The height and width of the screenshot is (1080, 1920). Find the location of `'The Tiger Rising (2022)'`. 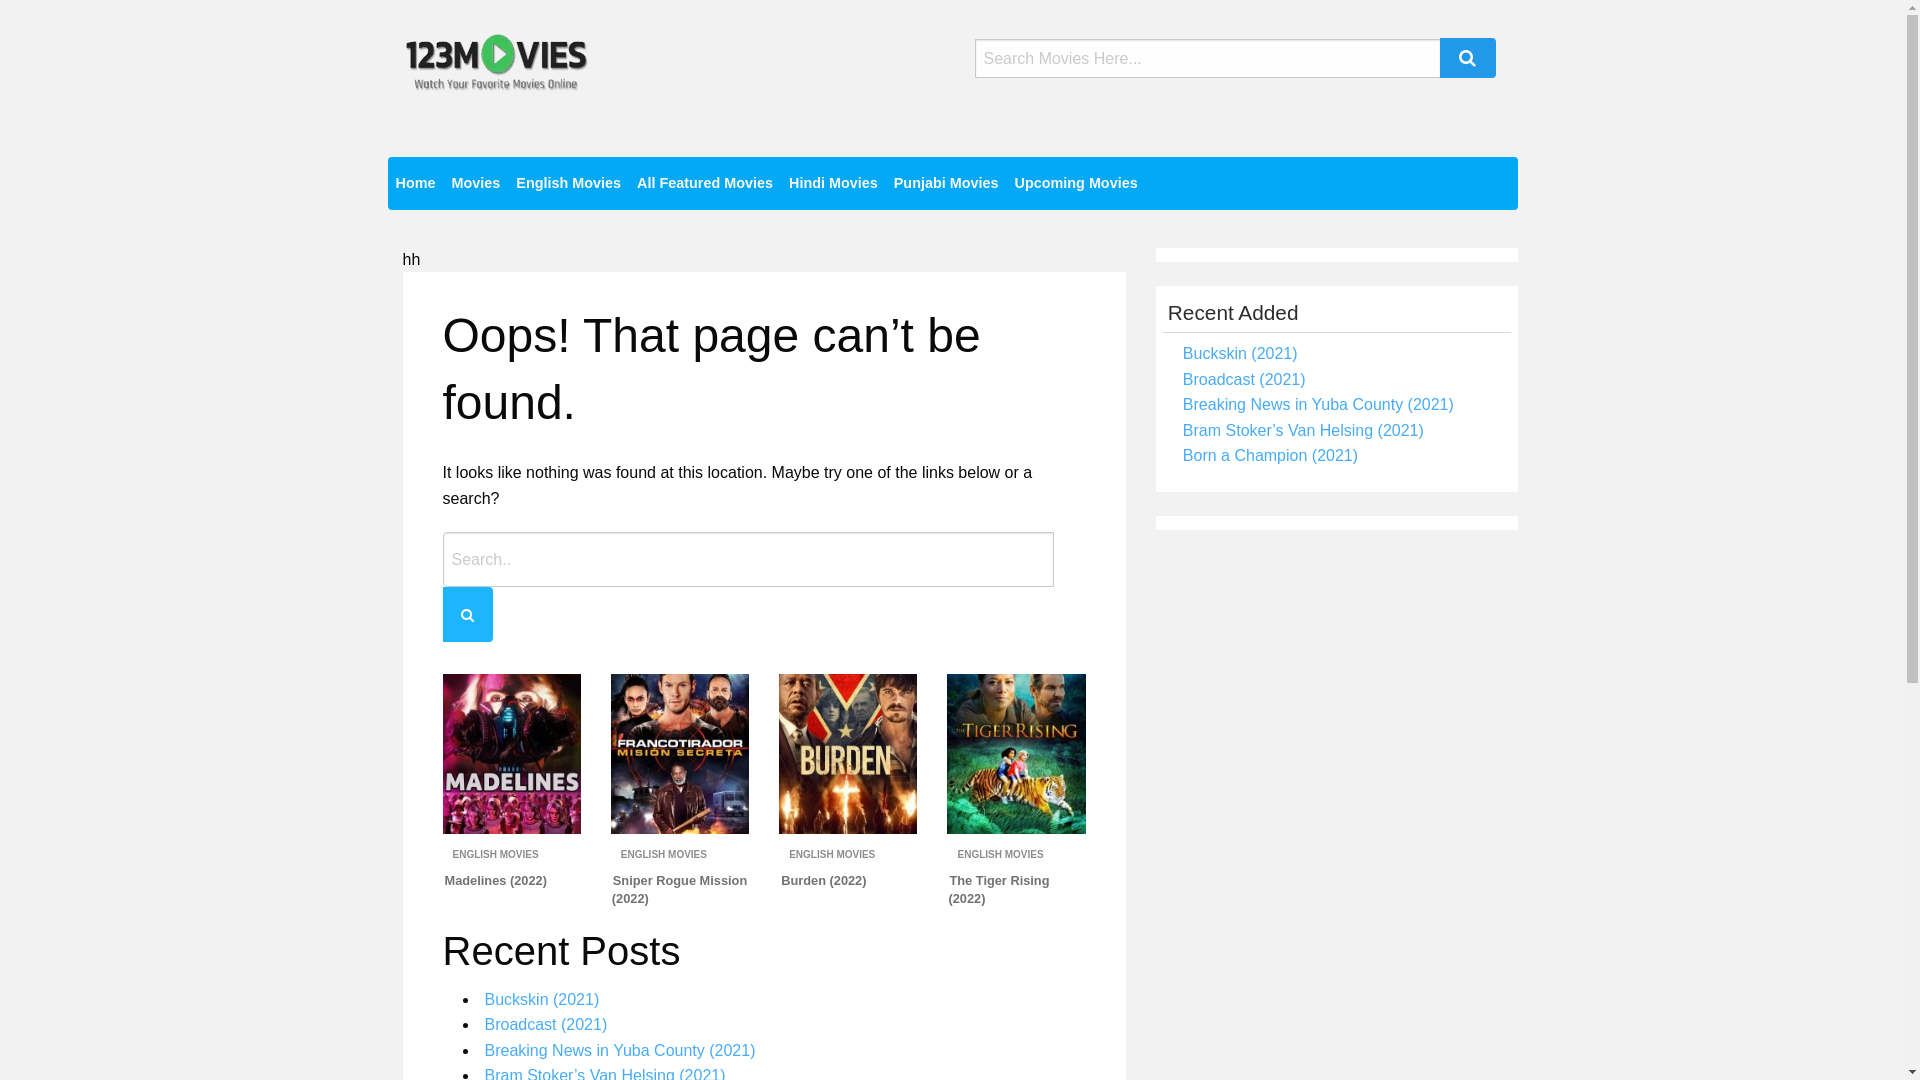

'The Tiger Rising (2022)' is located at coordinates (998, 888).